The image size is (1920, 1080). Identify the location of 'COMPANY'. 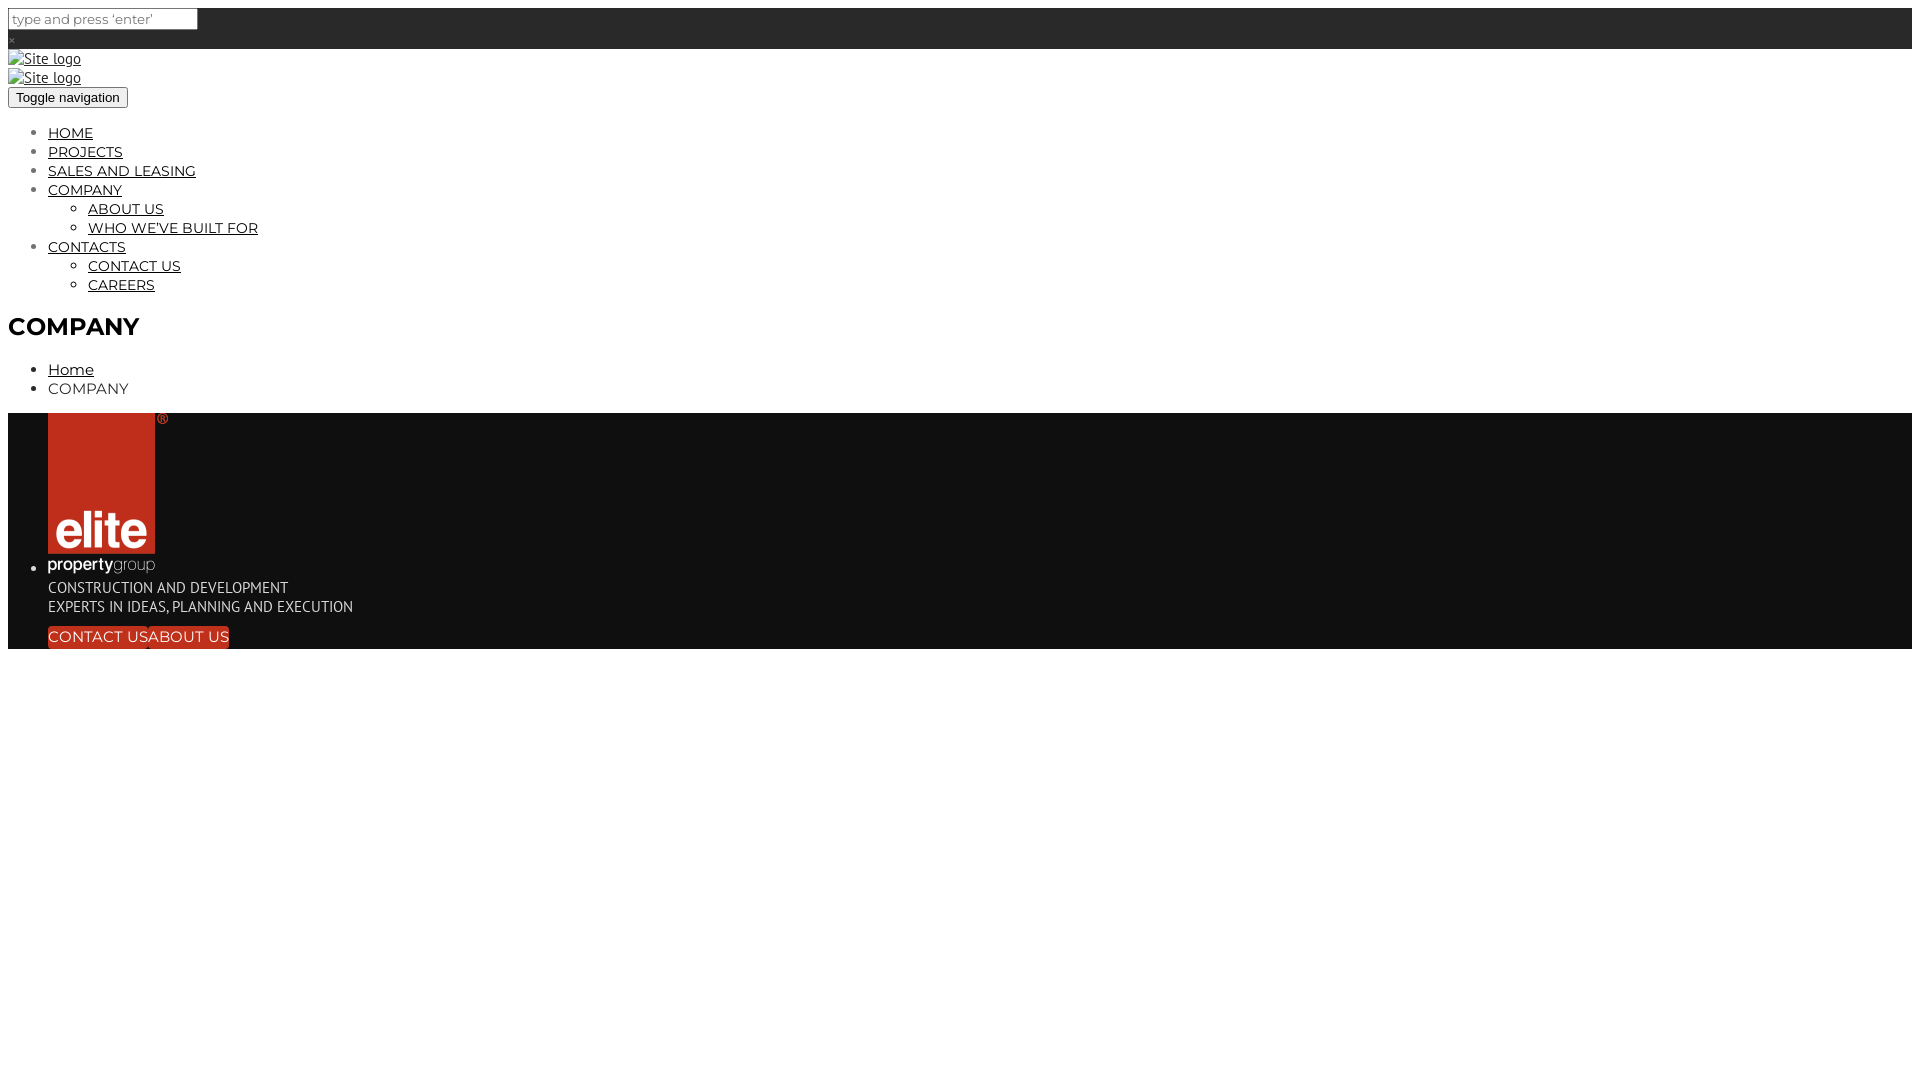
(48, 189).